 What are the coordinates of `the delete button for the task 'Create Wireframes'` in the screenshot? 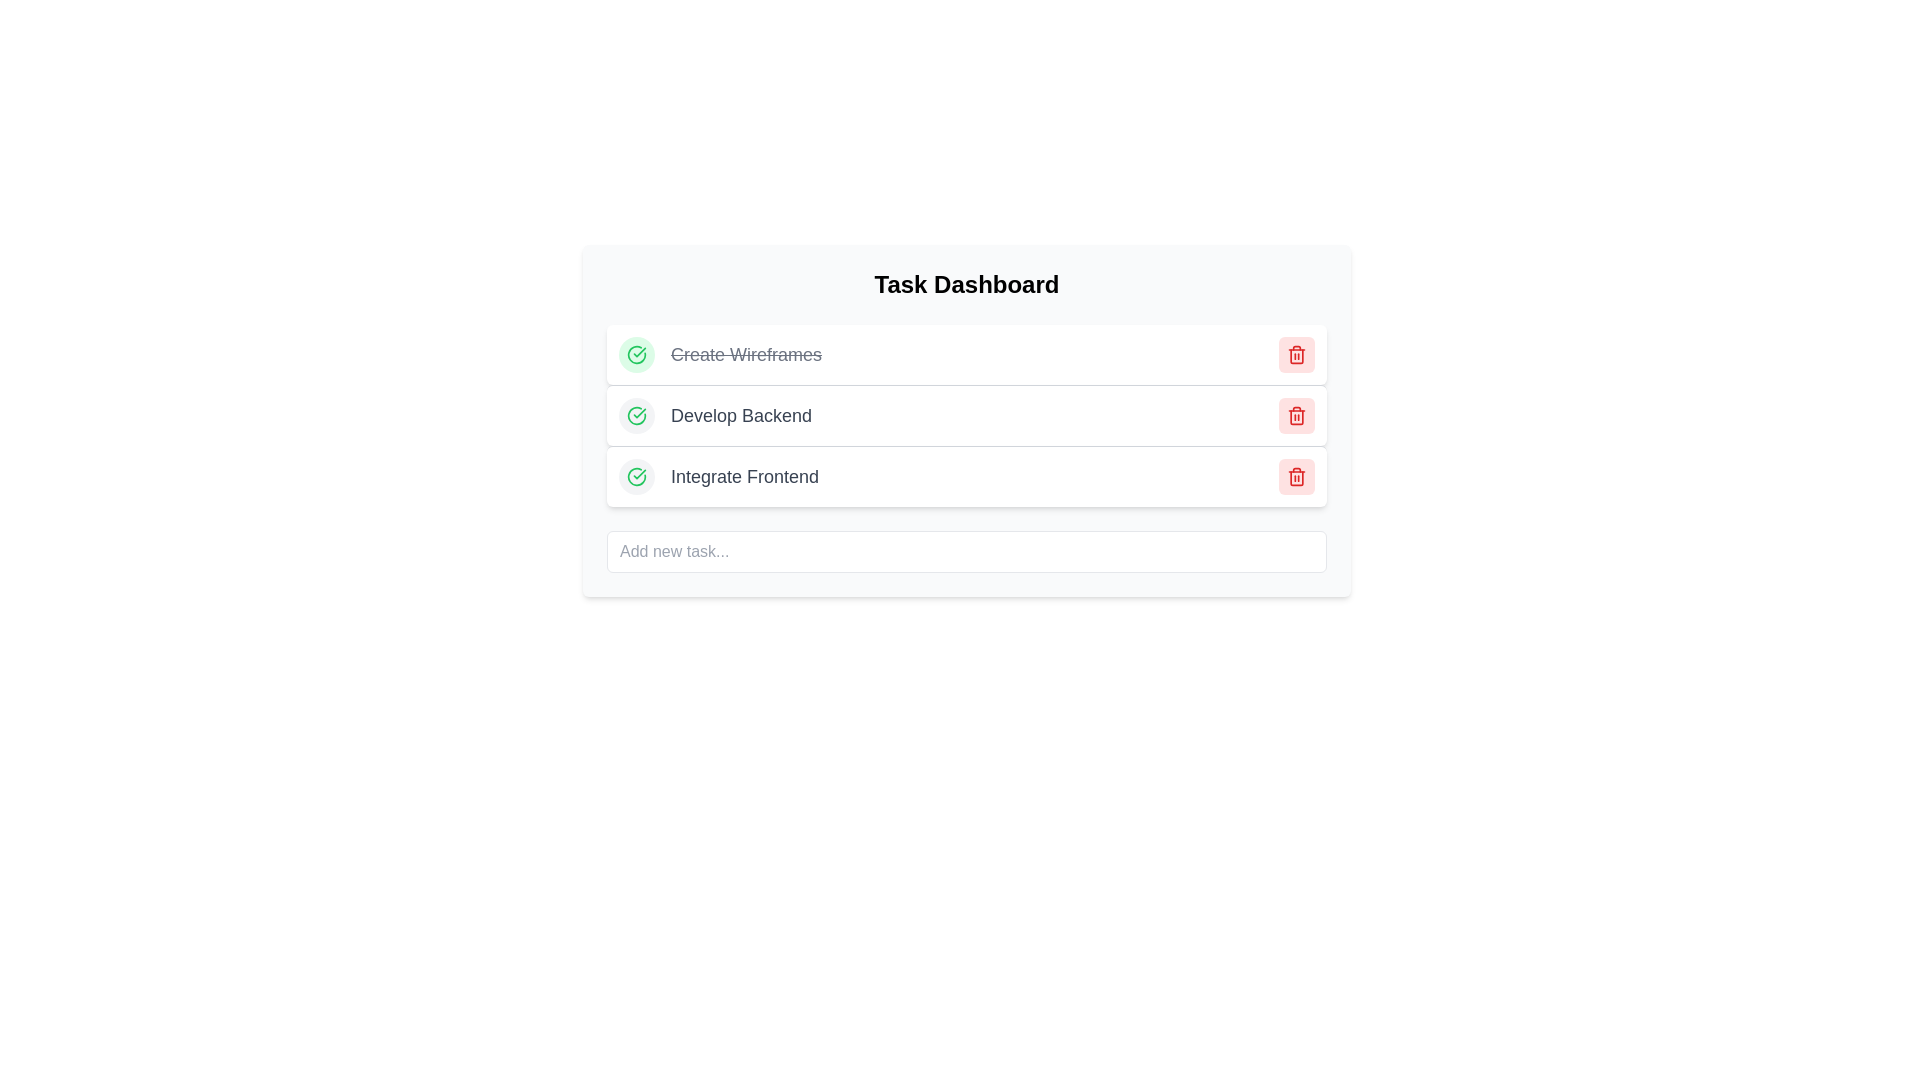 It's located at (1296, 353).